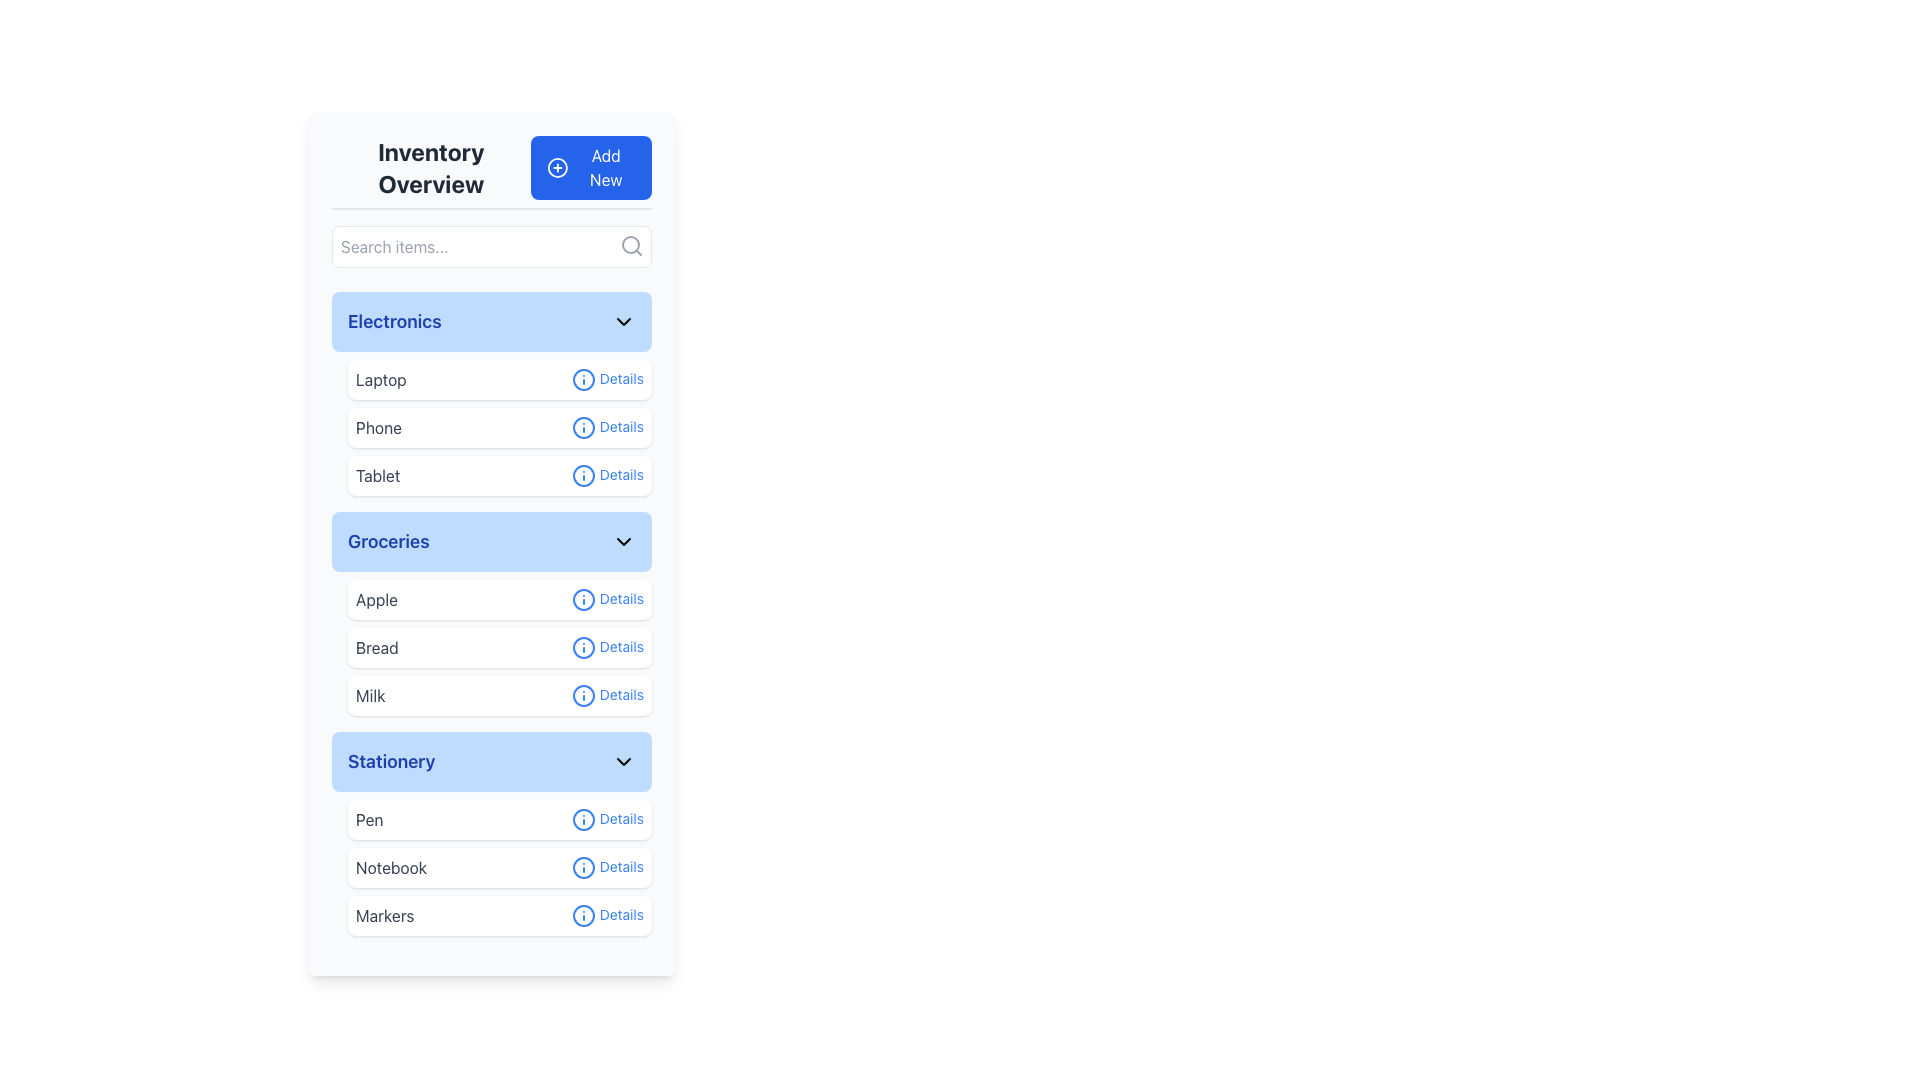 The width and height of the screenshot is (1920, 1080). Describe the element at coordinates (499, 427) in the screenshot. I see `the second item in the vertically-stacked list under the 'Electronics' group, which represents a grouped item for 'Phone'` at that location.